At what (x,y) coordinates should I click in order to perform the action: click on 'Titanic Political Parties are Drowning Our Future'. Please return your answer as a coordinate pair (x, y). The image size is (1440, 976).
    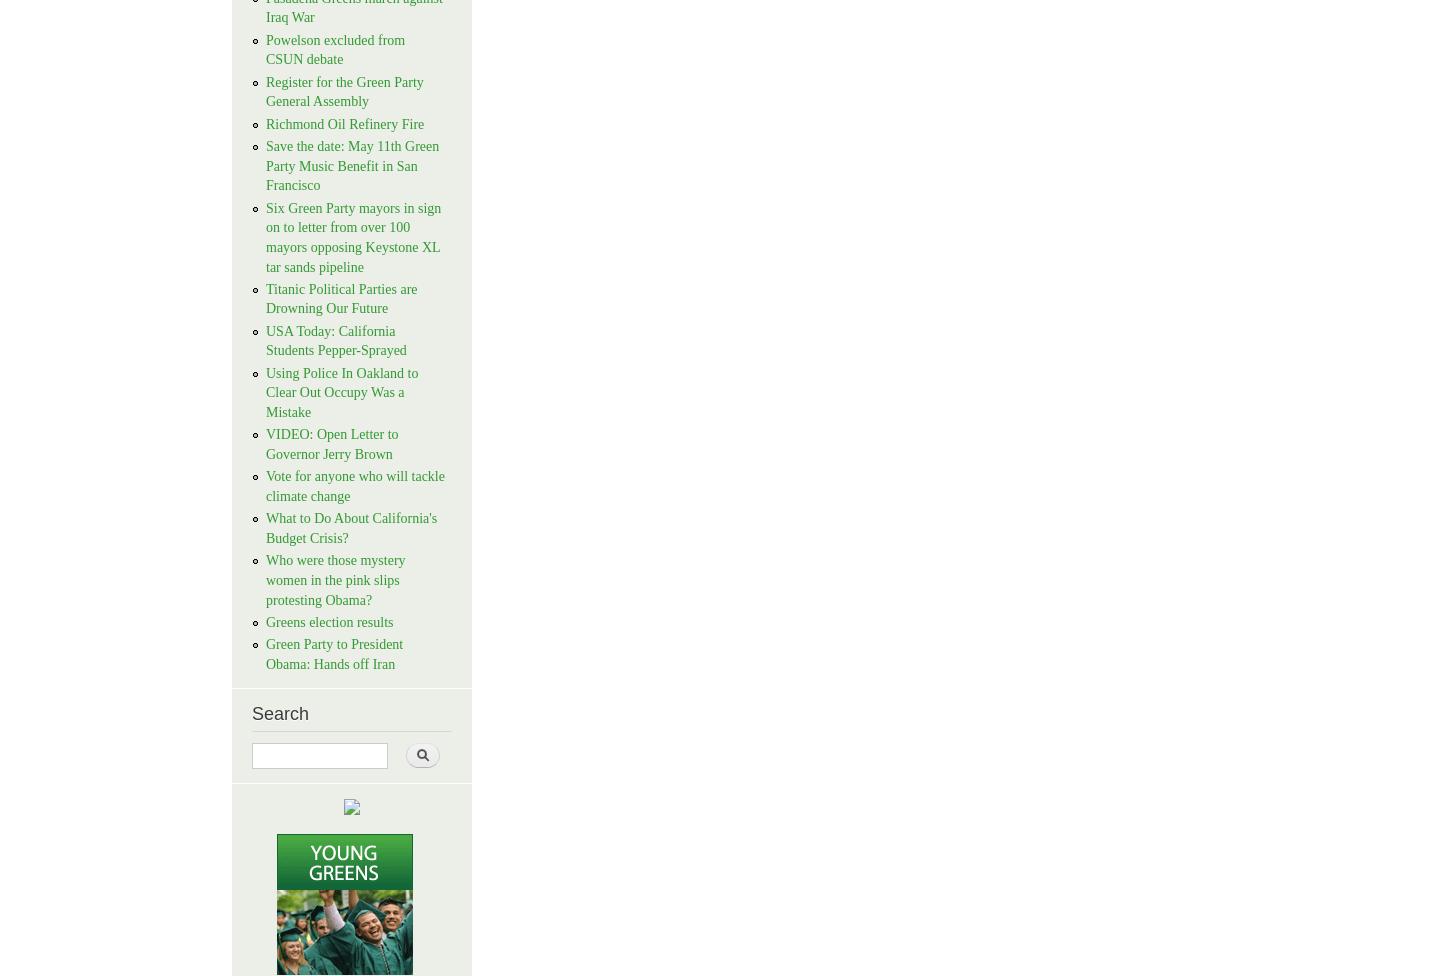
    Looking at the image, I should click on (264, 298).